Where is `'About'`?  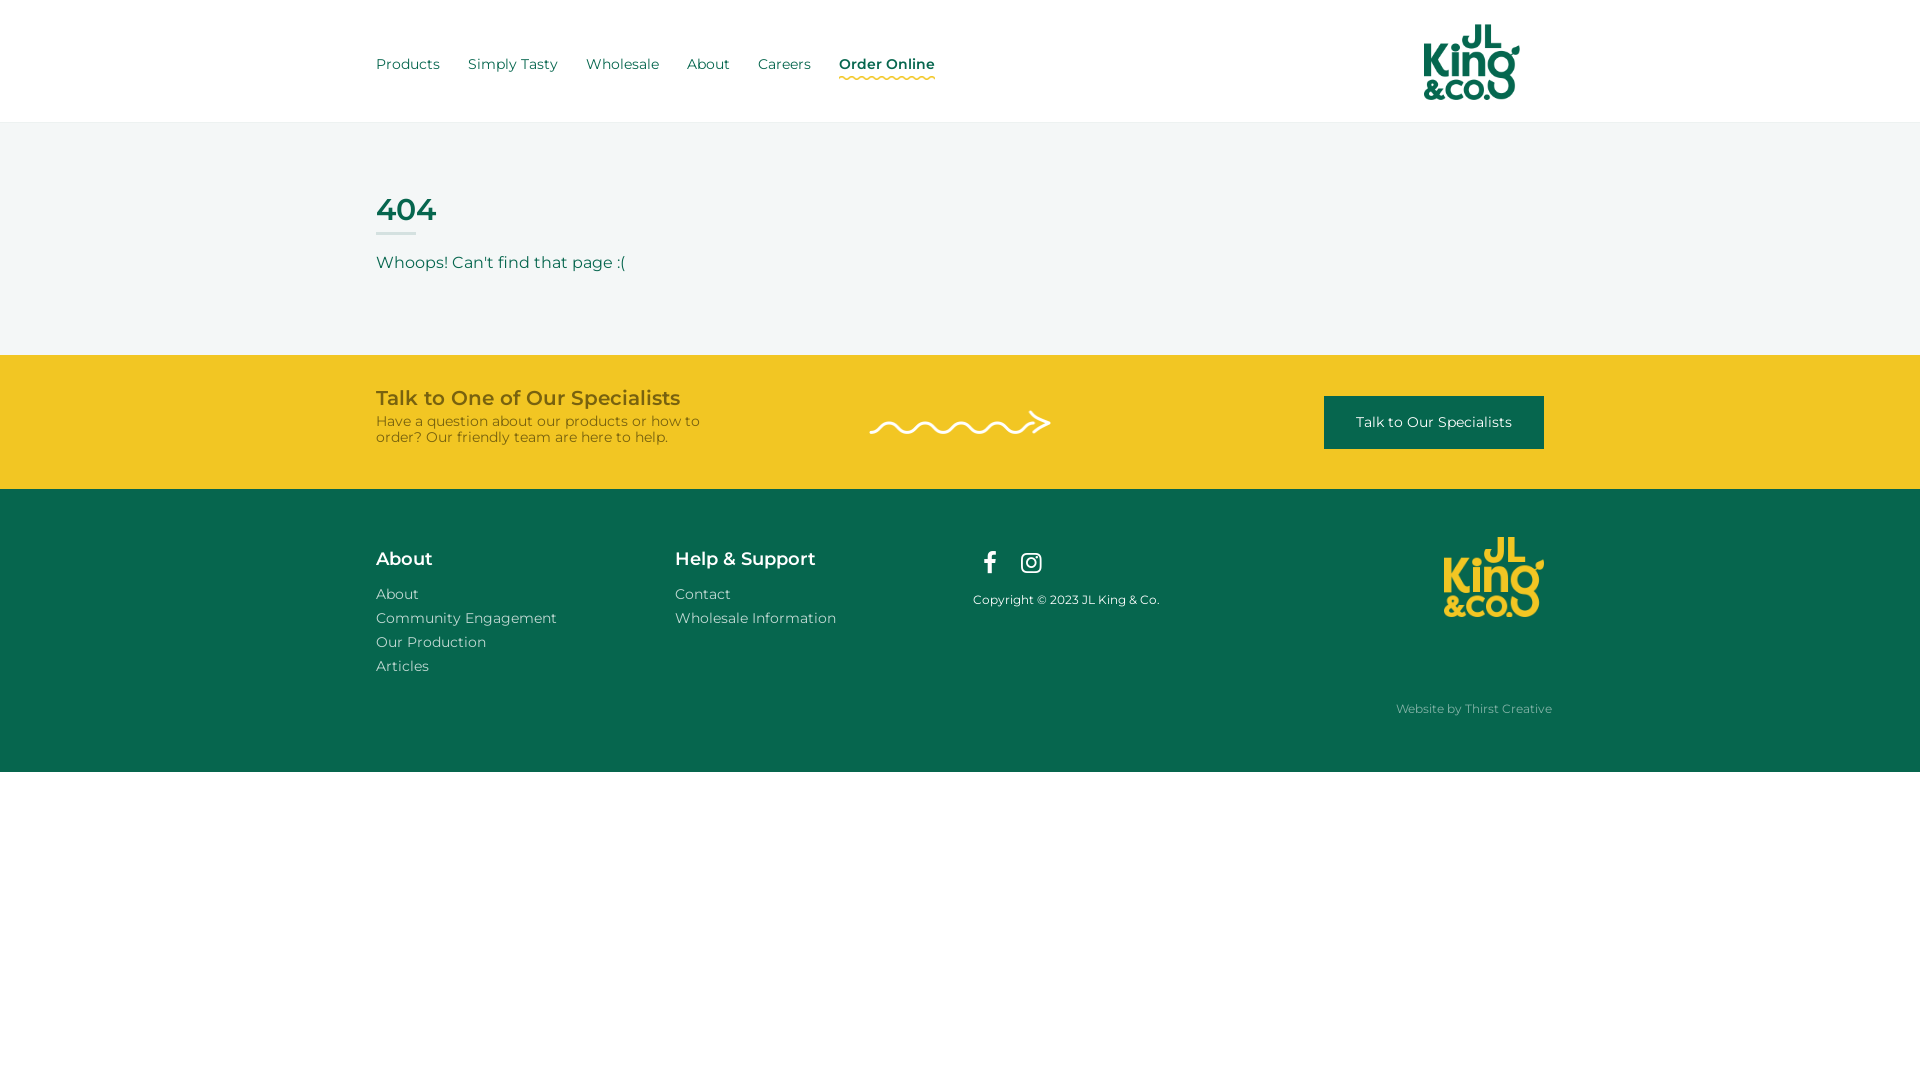
'About' is located at coordinates (686, 63).